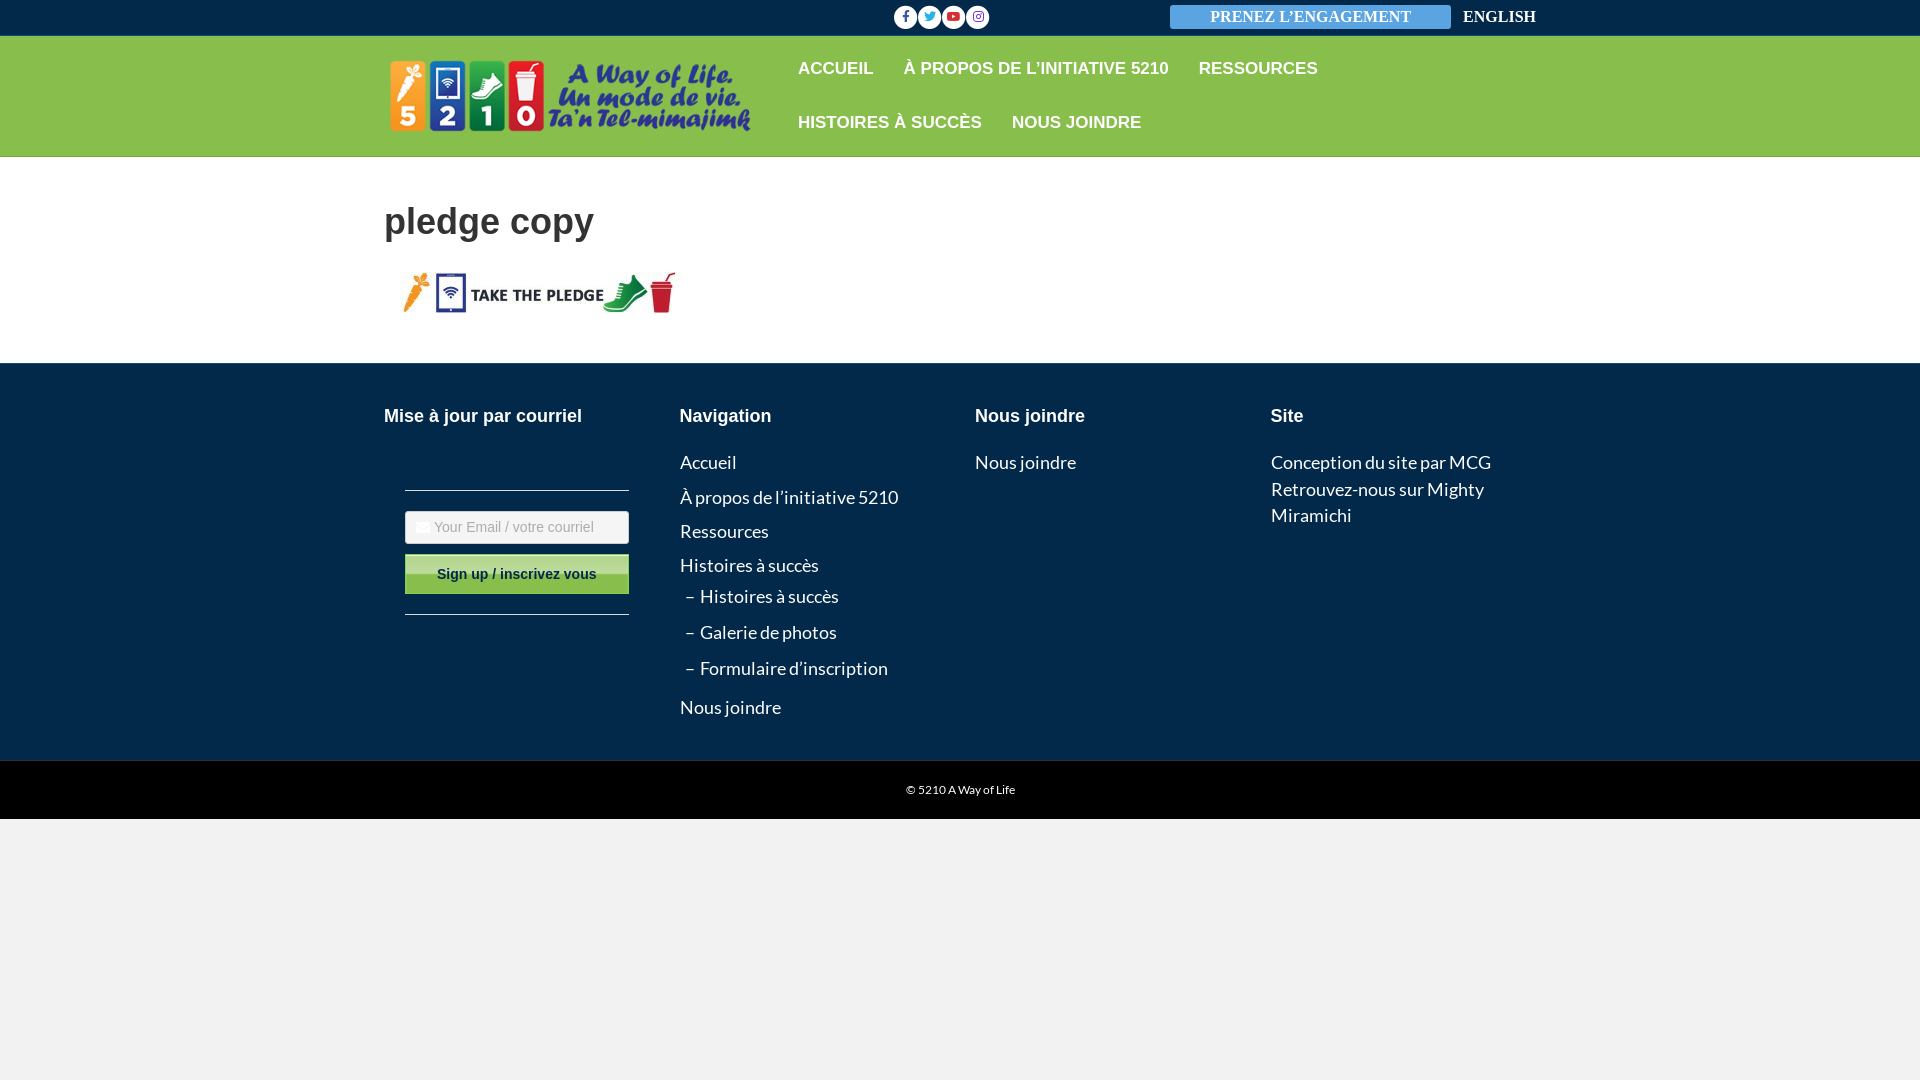 This screenshot has height=1080, width=1920. Describe the element at coordinates (1075, 123) in the screenshot. I see `'NOUS JOINDRE'` at that location.